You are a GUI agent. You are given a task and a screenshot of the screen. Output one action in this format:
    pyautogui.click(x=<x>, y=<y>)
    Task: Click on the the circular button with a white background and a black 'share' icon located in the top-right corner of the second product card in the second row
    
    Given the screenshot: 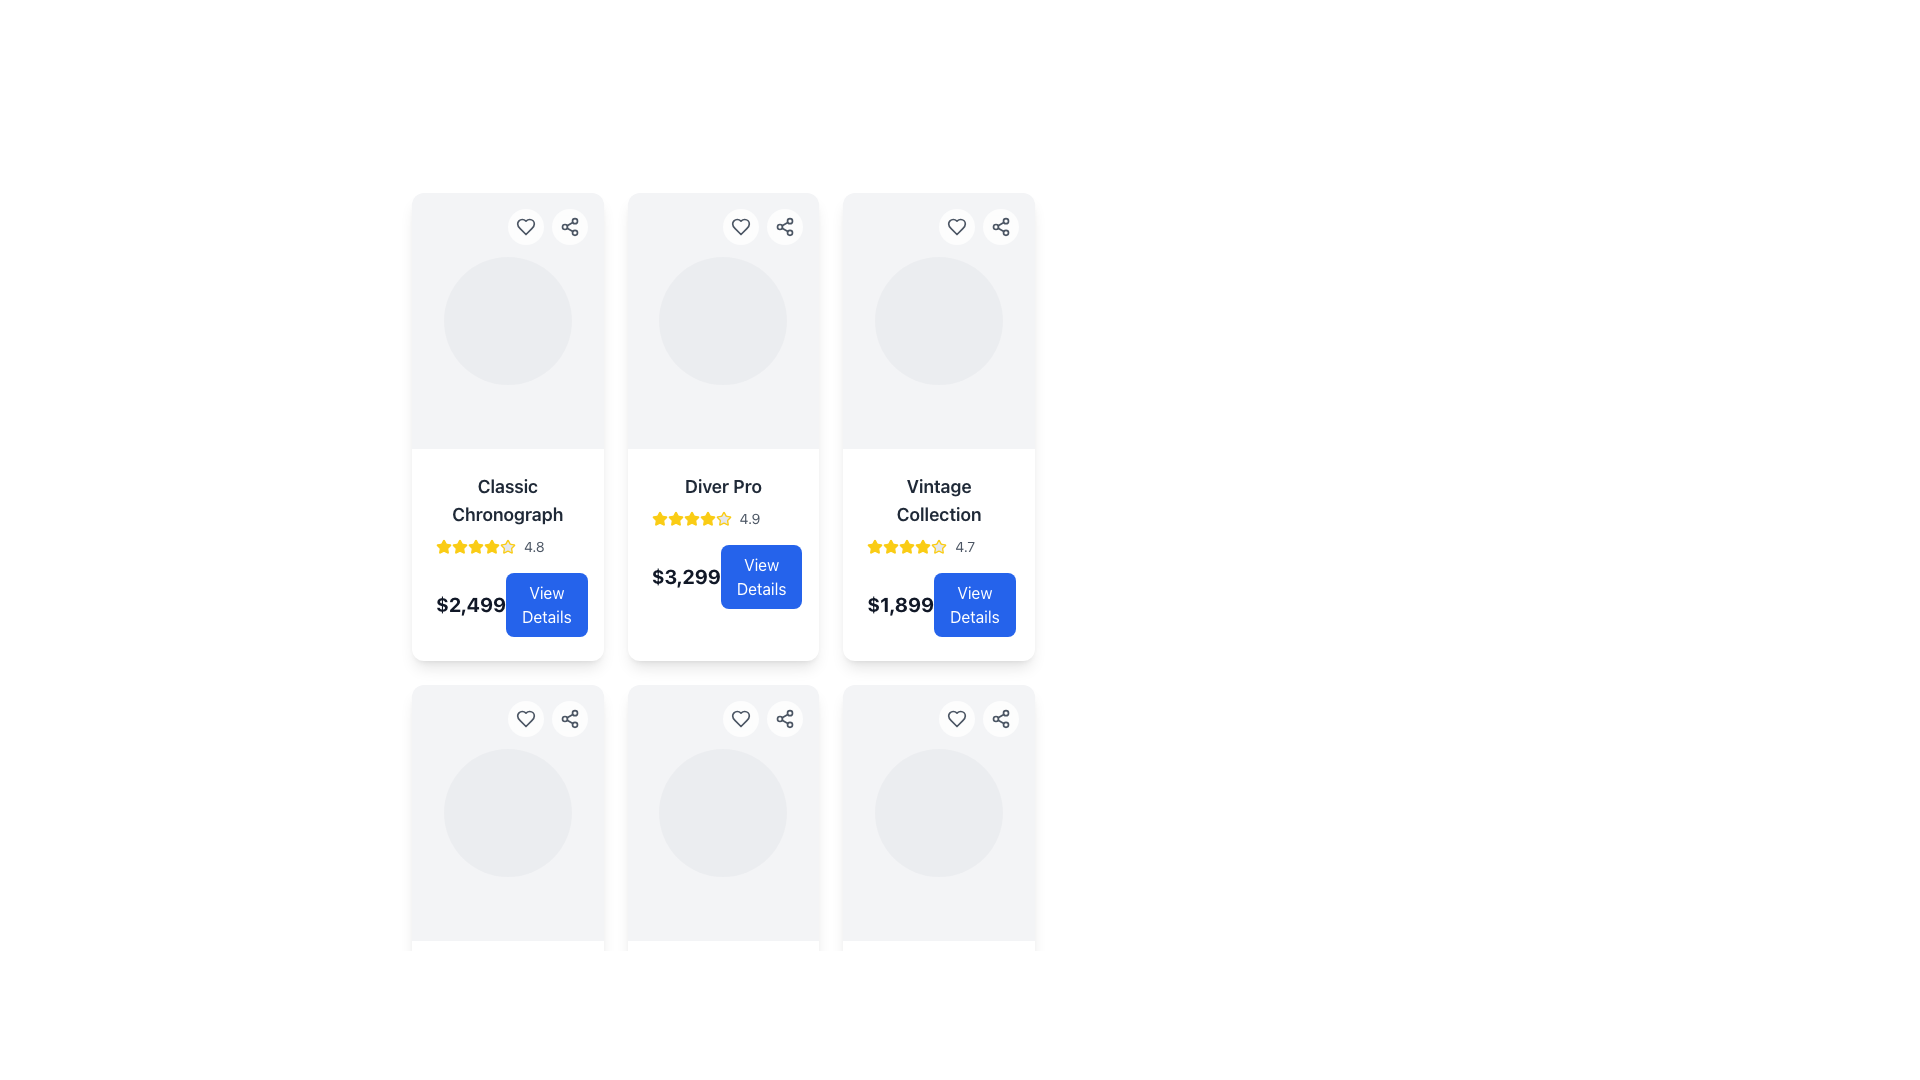 What is the action you would take?
    pyautogui.click(x=784, y=717)
    